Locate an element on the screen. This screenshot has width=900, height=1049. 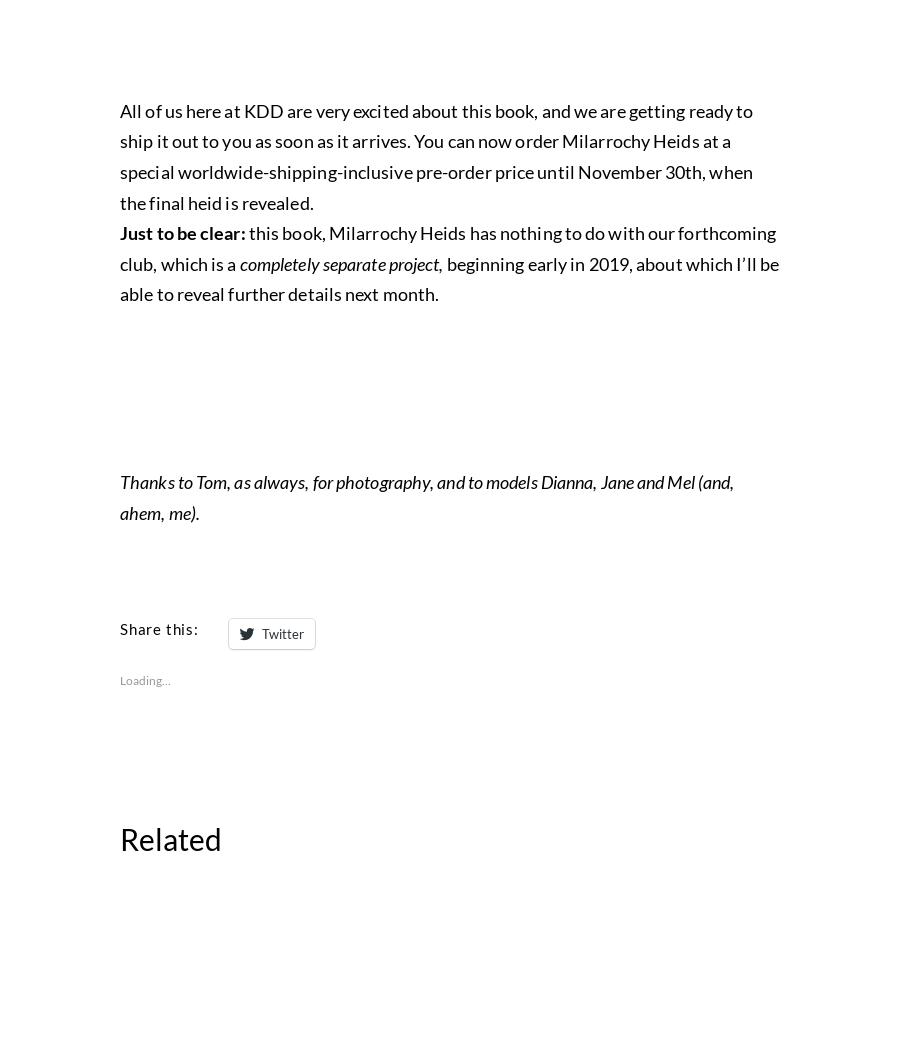
'has nothing to do with our forthcoming club, which is a' is located at coordinates (448, 687).